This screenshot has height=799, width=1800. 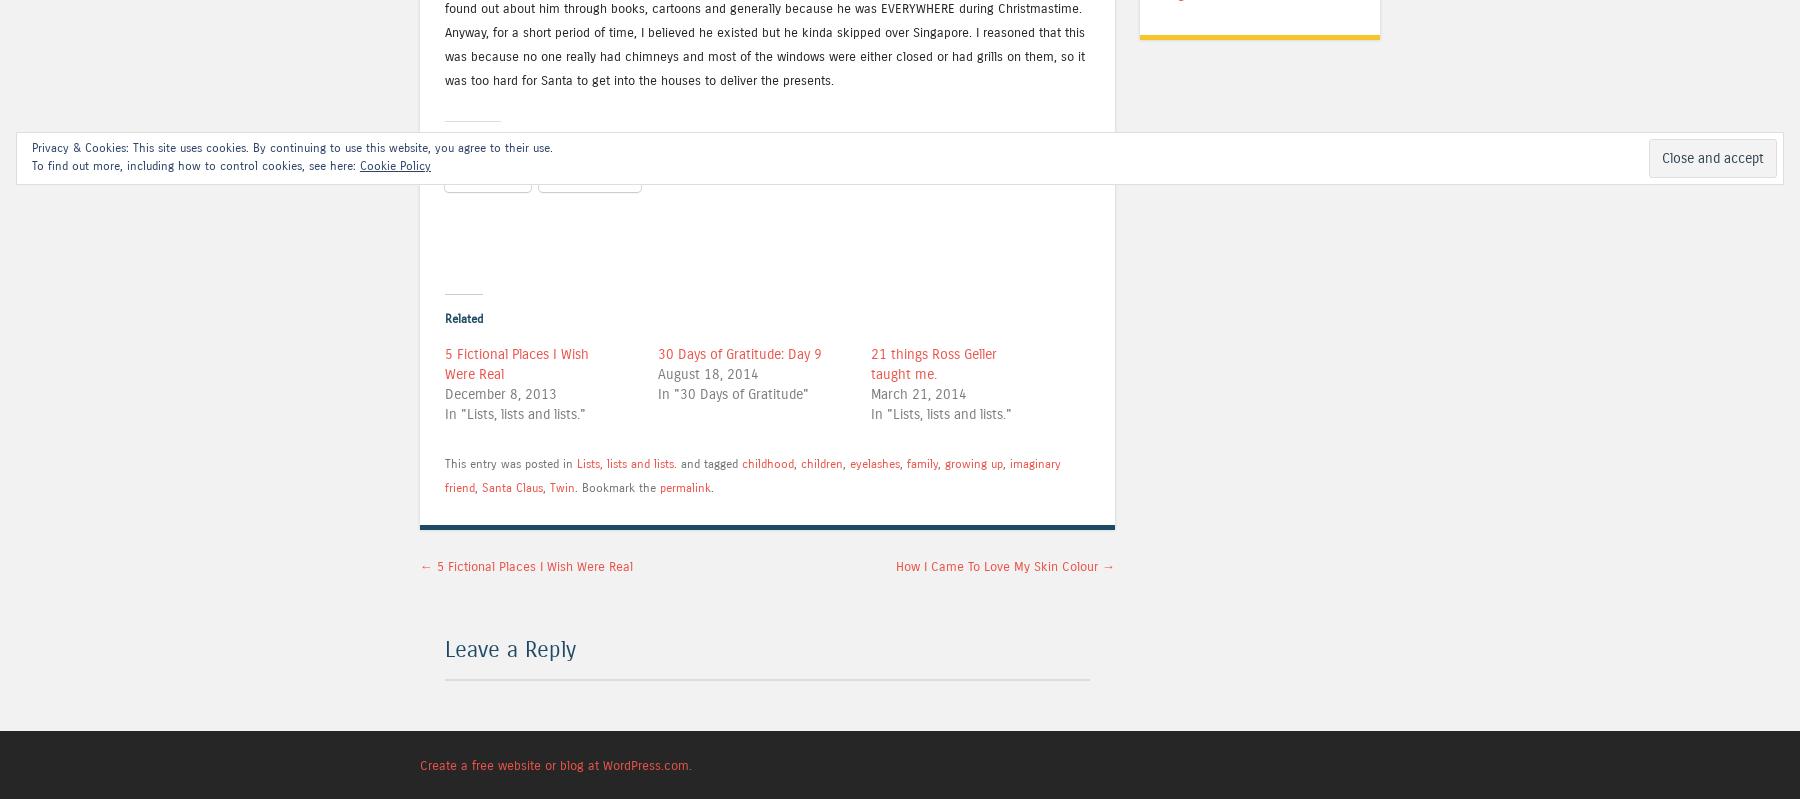 I want to click on 'children', so click(x=801, y=462).